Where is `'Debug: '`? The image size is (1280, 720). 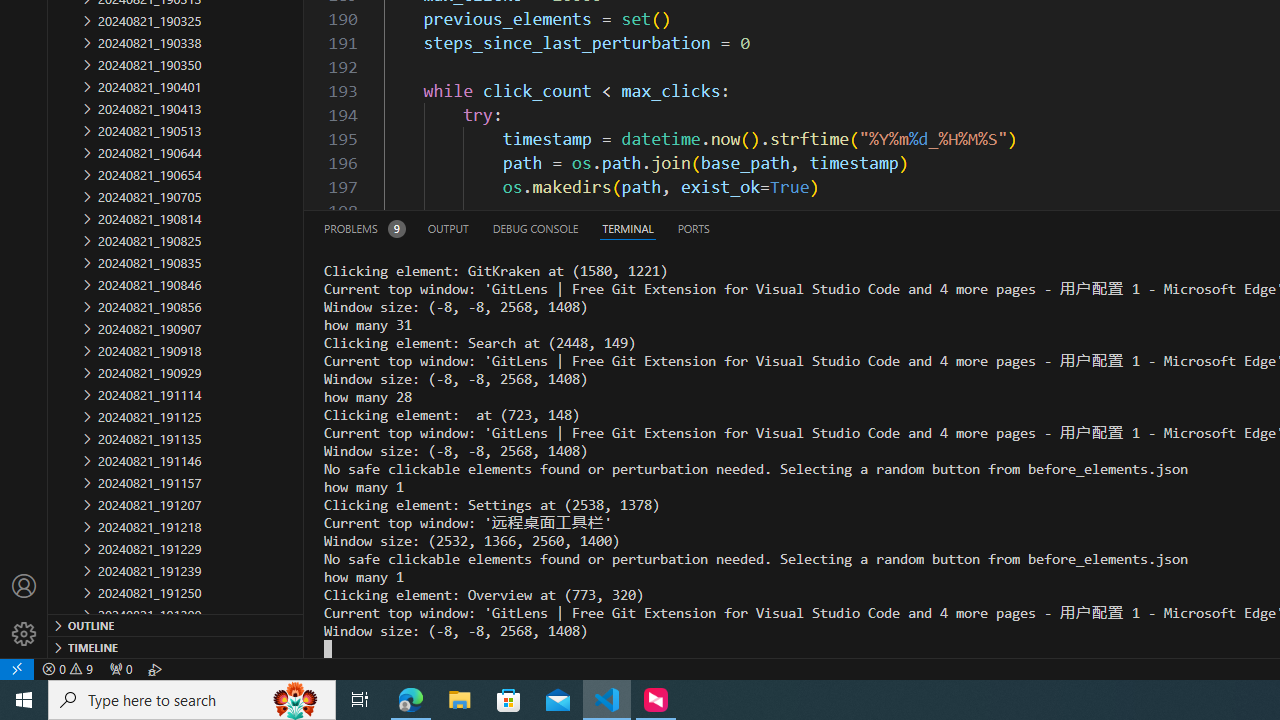
'Debug: ' is located at coordinates (154, 668).